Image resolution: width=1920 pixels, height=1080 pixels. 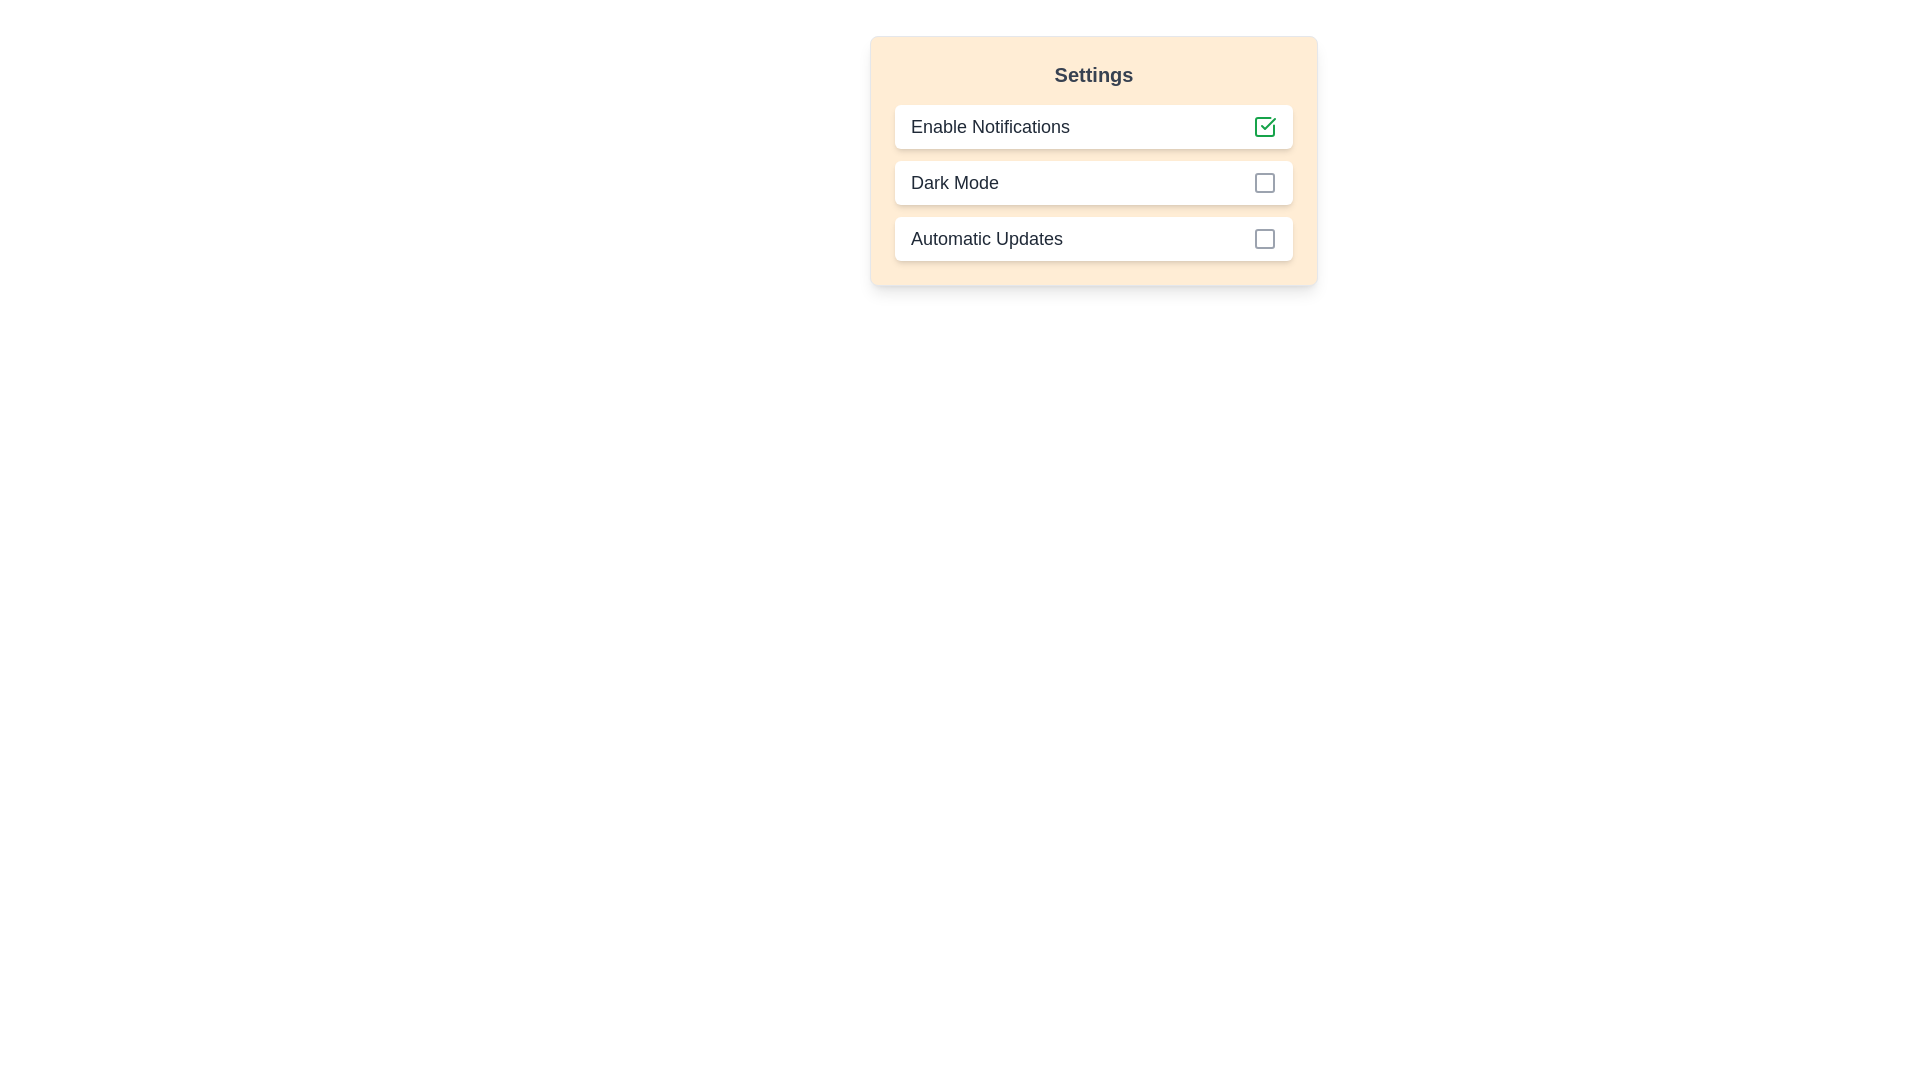 I want to click on the small gray square with rounded corners inside the checkbox for 'Automatic Updates' in the 'Settings' pane, so click(x=1264, y=238).